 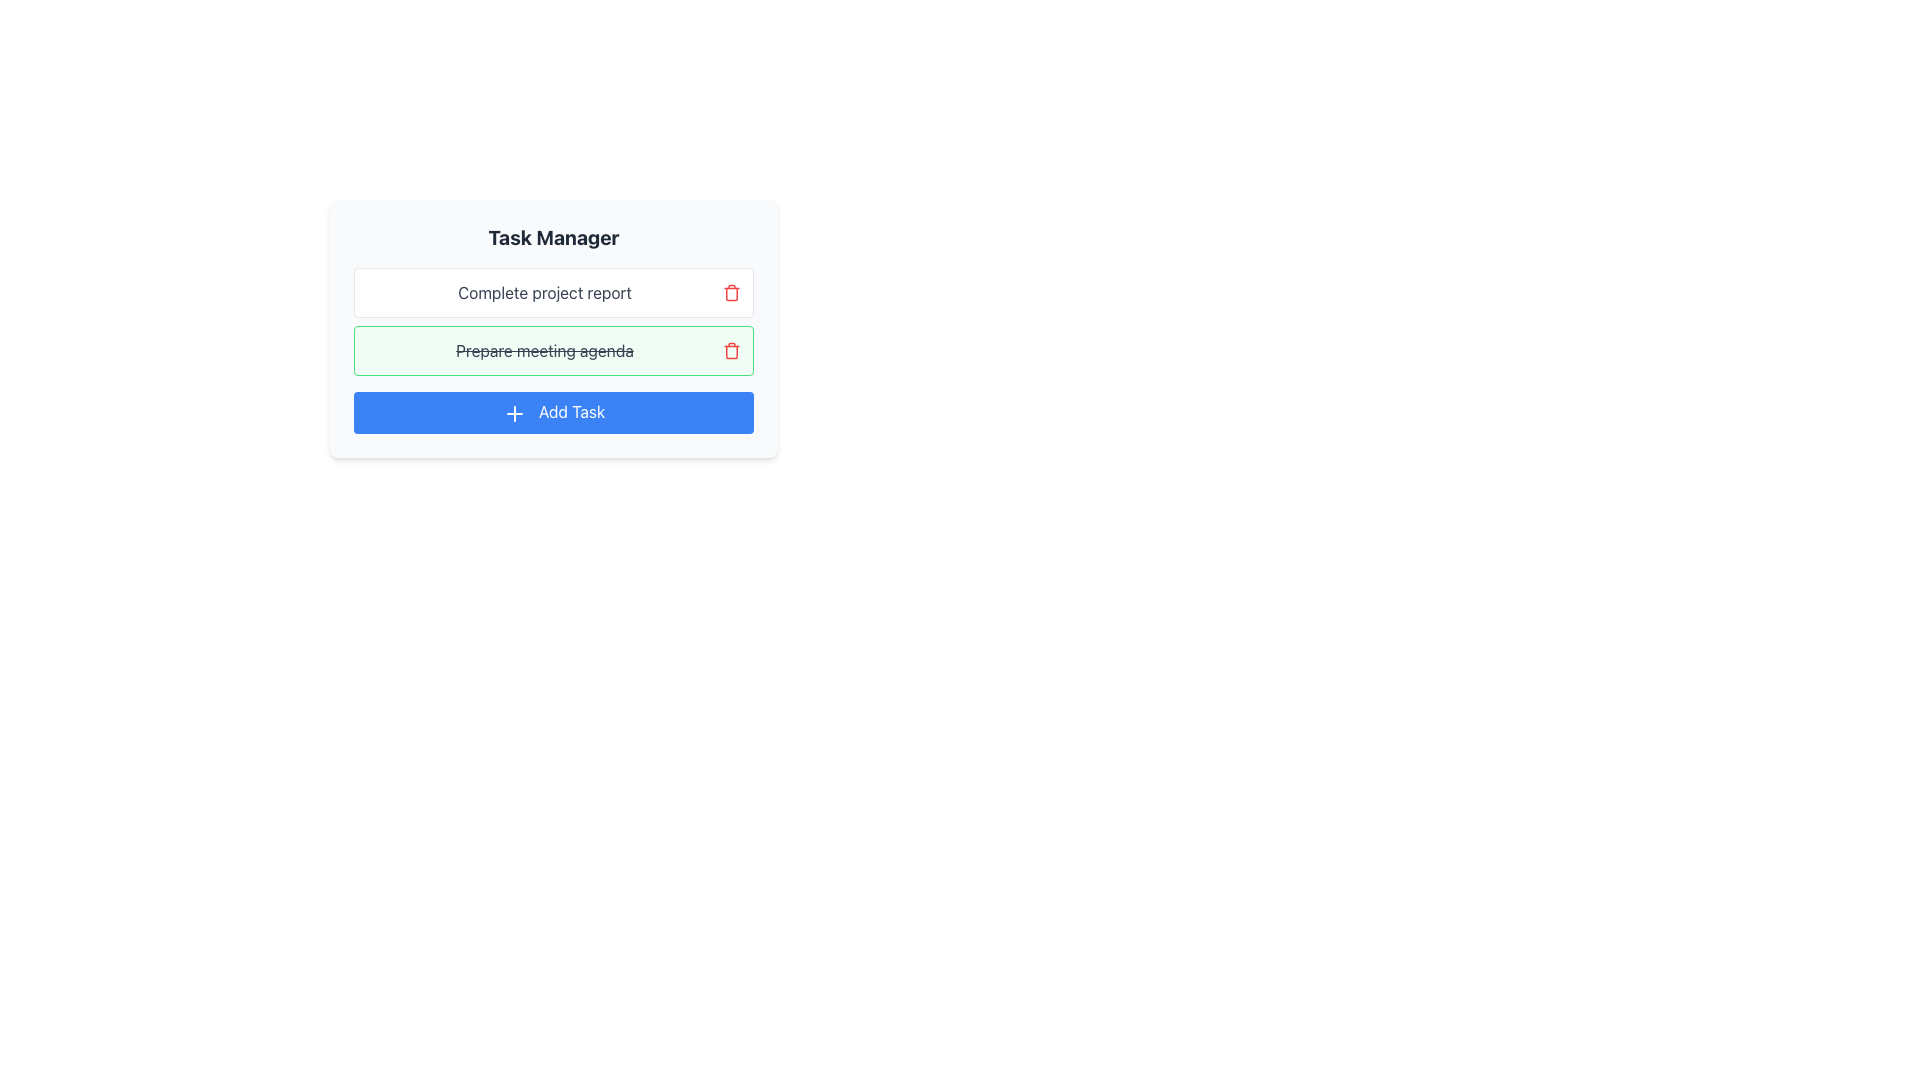 What do you see at coordinates (553, 350) in the screenshot?
I see `task title 'Prepare meeting agenda' from the completed task item with a light green background and a red trash bin icon, located in the 'Task Manager' section` at bounding box center [553, 350].